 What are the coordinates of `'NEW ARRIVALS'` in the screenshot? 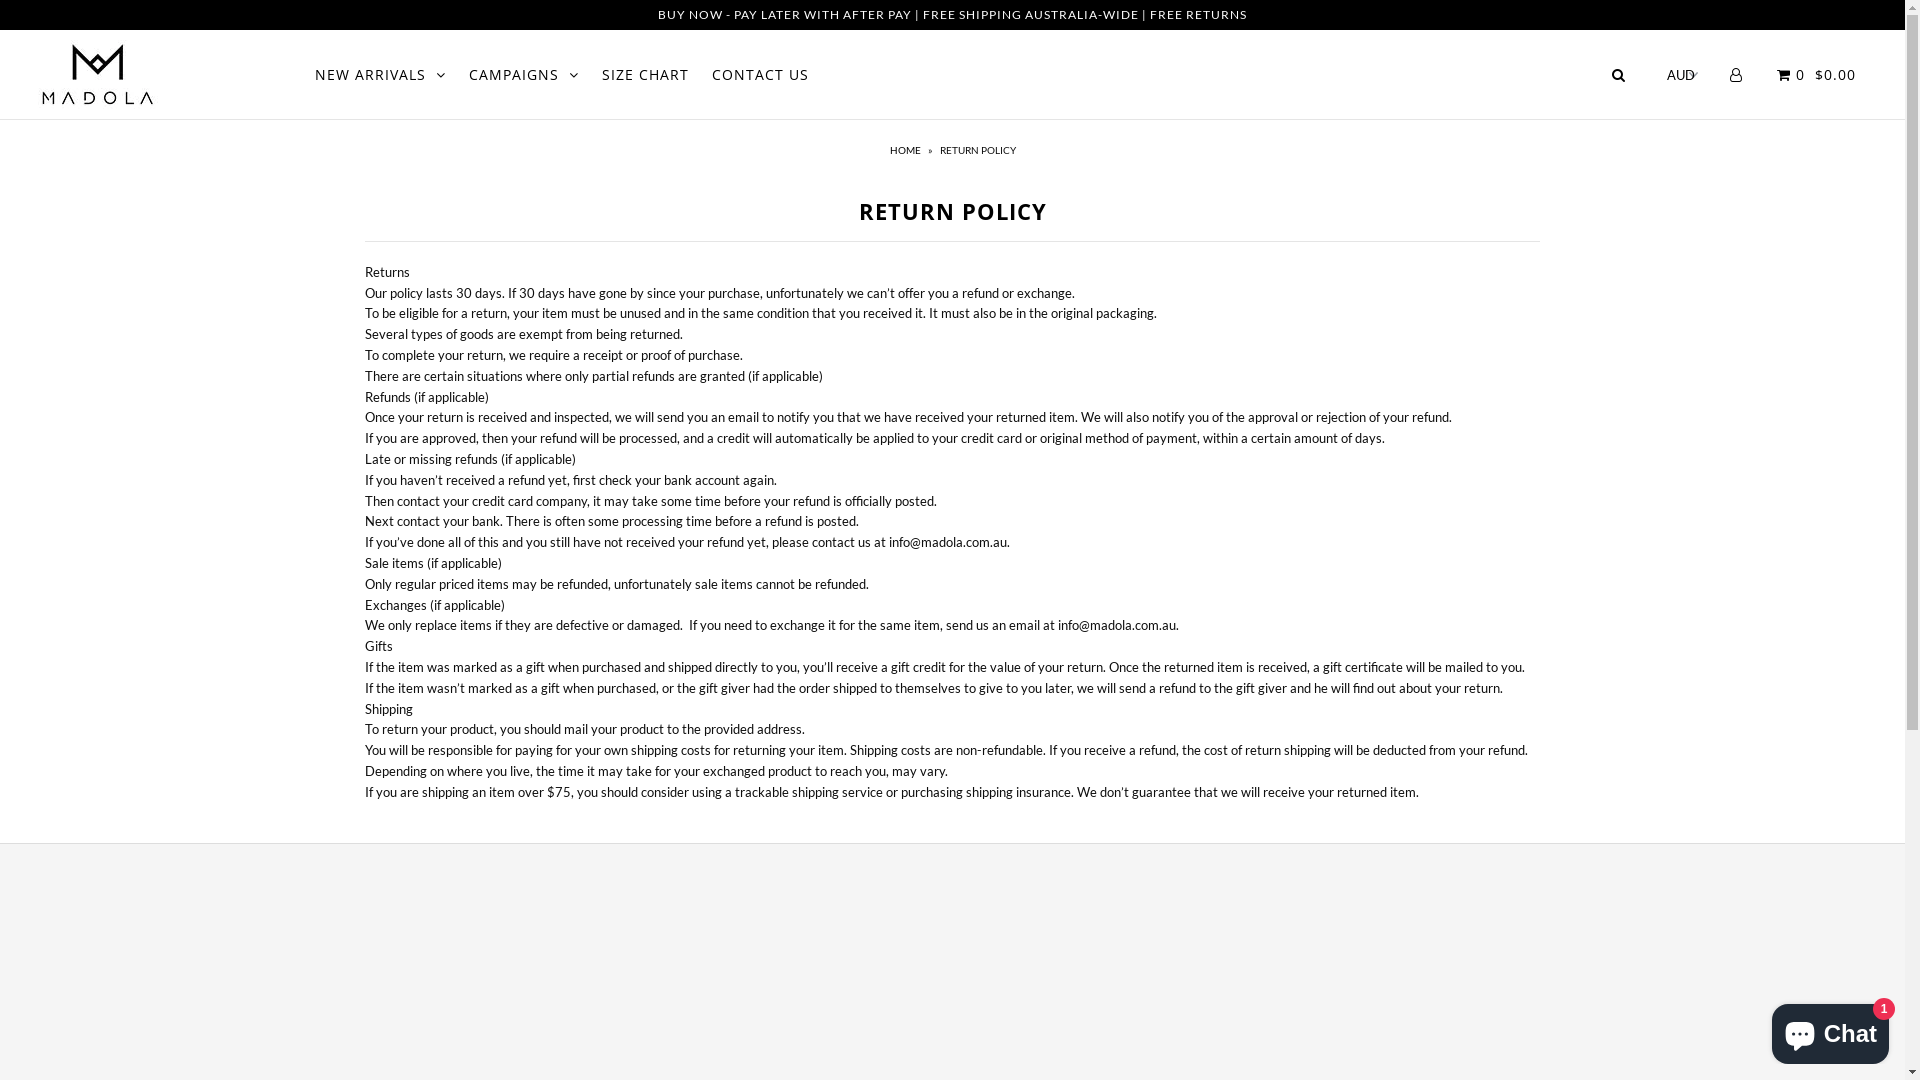 It's located at (380, 73).